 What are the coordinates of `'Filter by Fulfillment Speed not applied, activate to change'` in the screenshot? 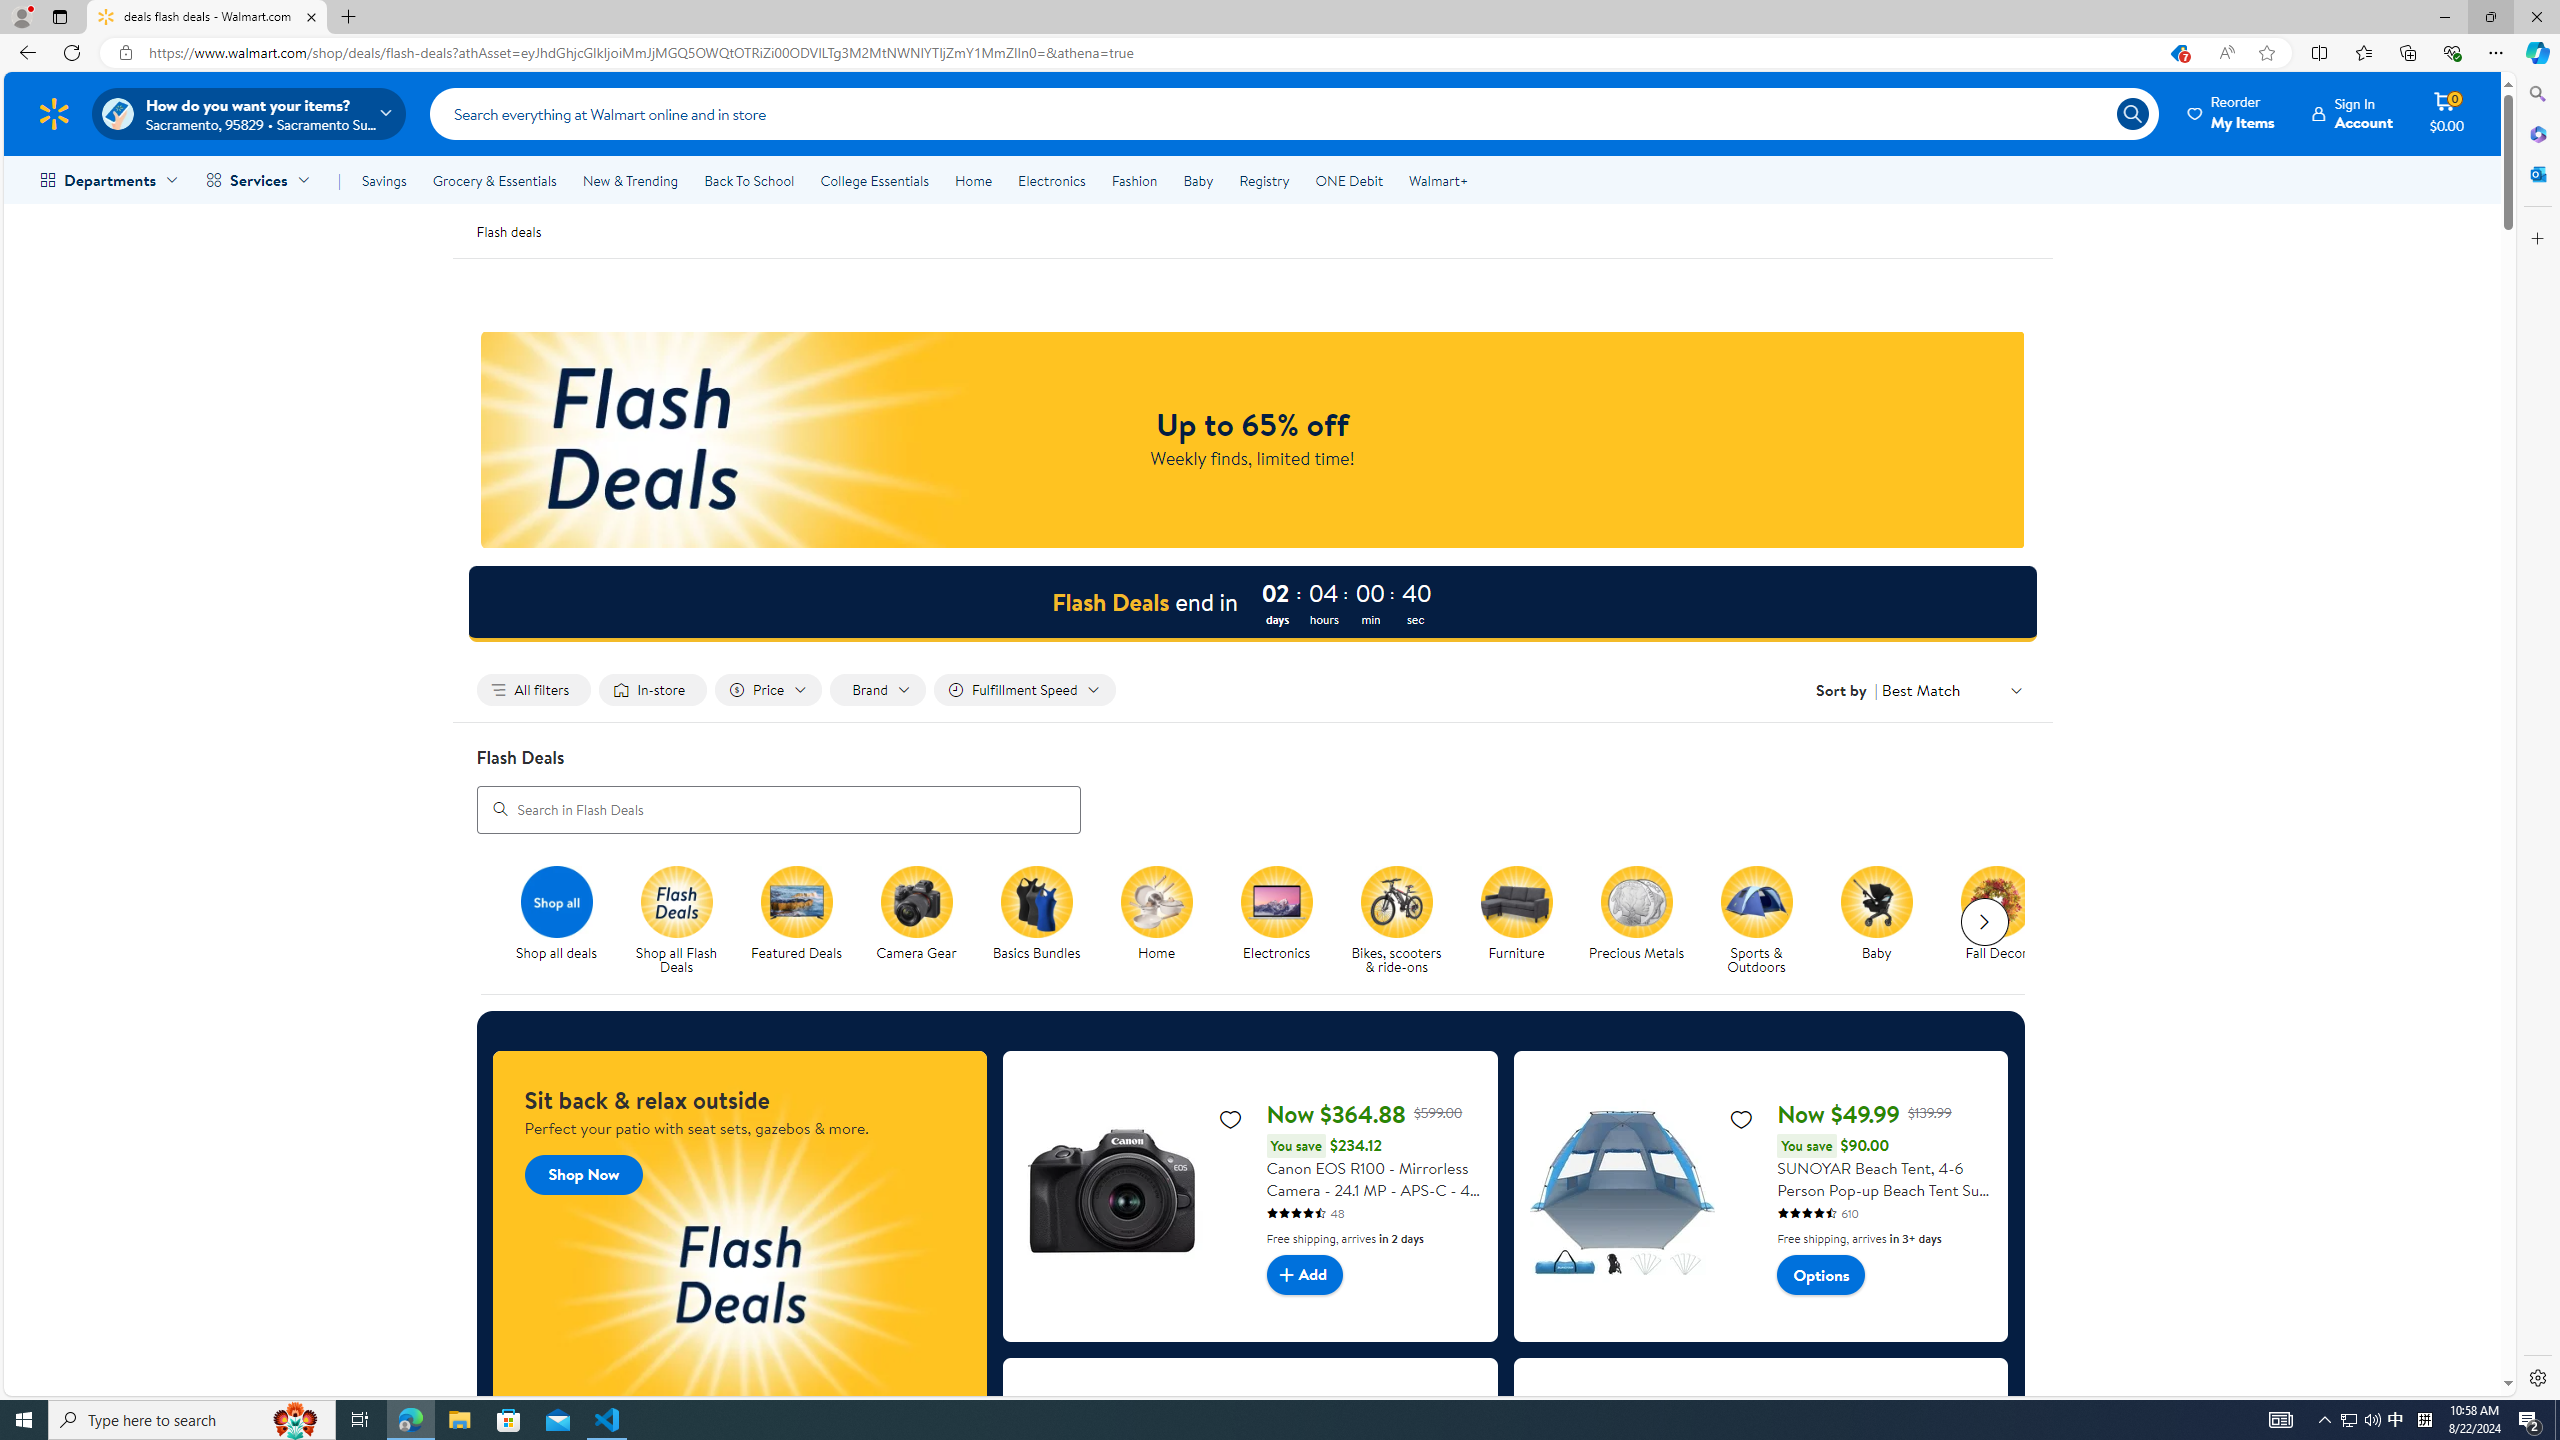 It's located at (1023, 689).